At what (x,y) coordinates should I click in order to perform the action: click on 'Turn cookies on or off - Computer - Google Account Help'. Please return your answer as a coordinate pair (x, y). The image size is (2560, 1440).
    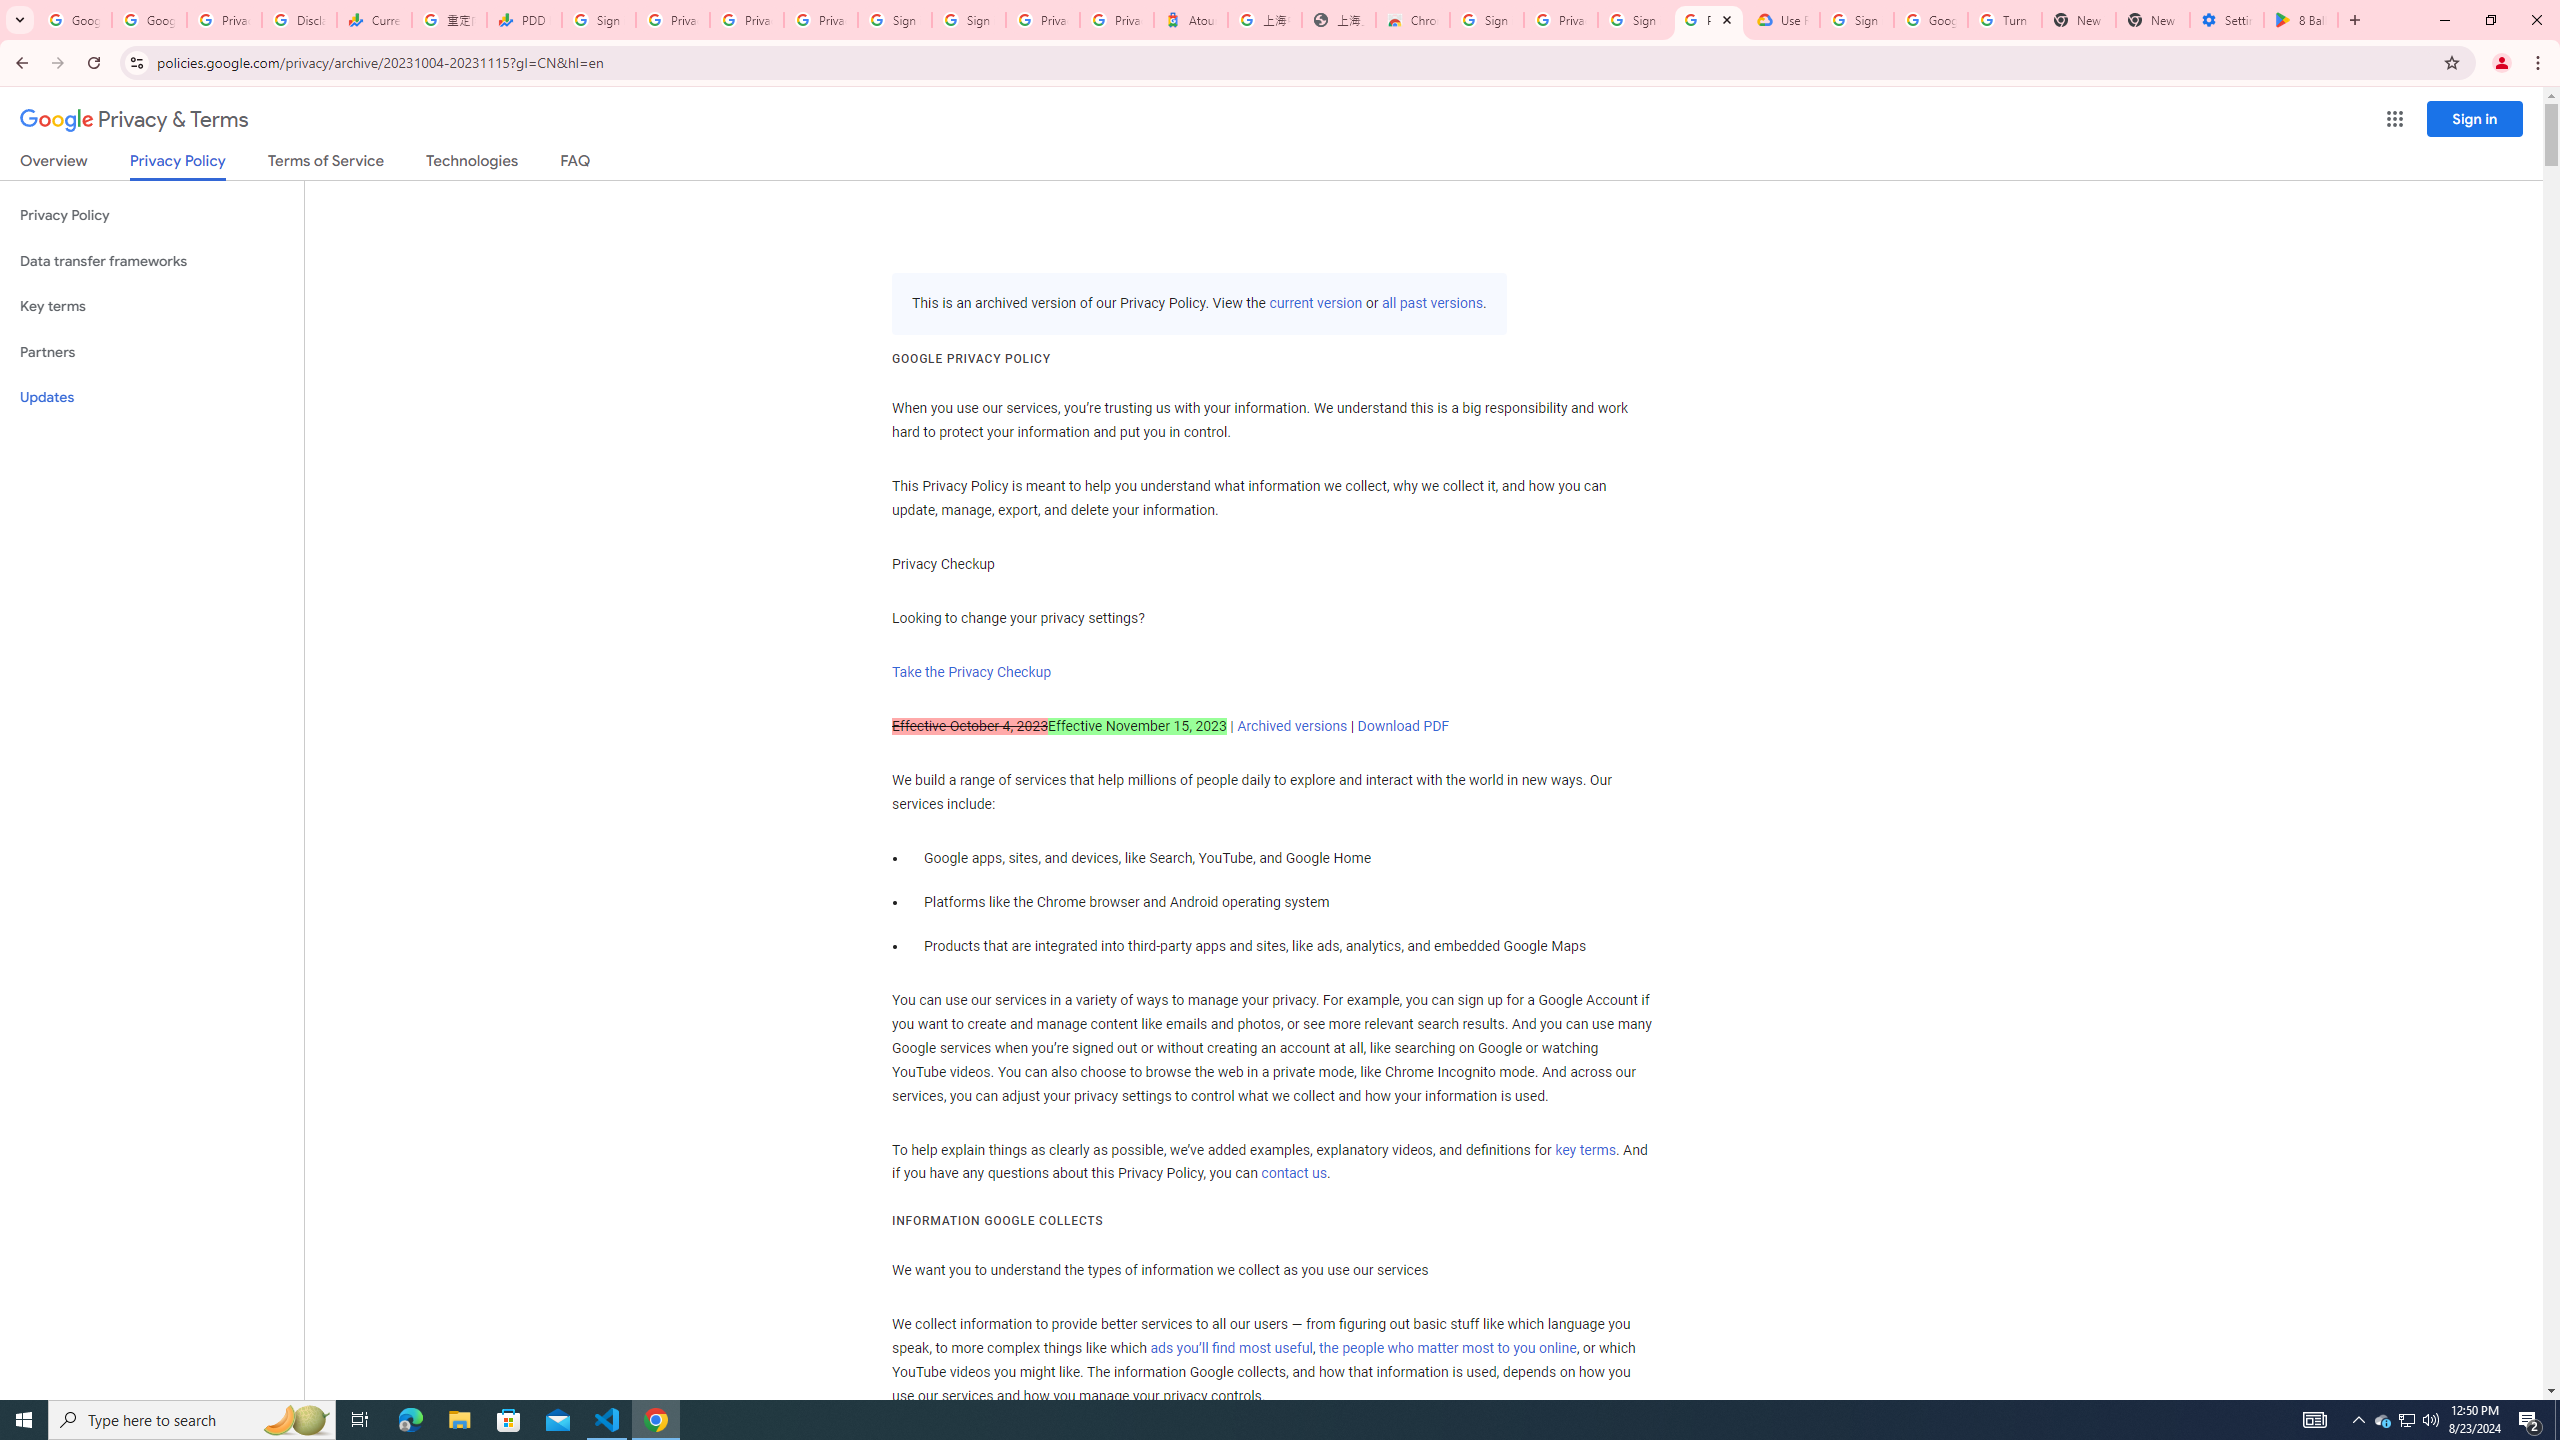
    Looking at the image, I should click on (2003, 19).